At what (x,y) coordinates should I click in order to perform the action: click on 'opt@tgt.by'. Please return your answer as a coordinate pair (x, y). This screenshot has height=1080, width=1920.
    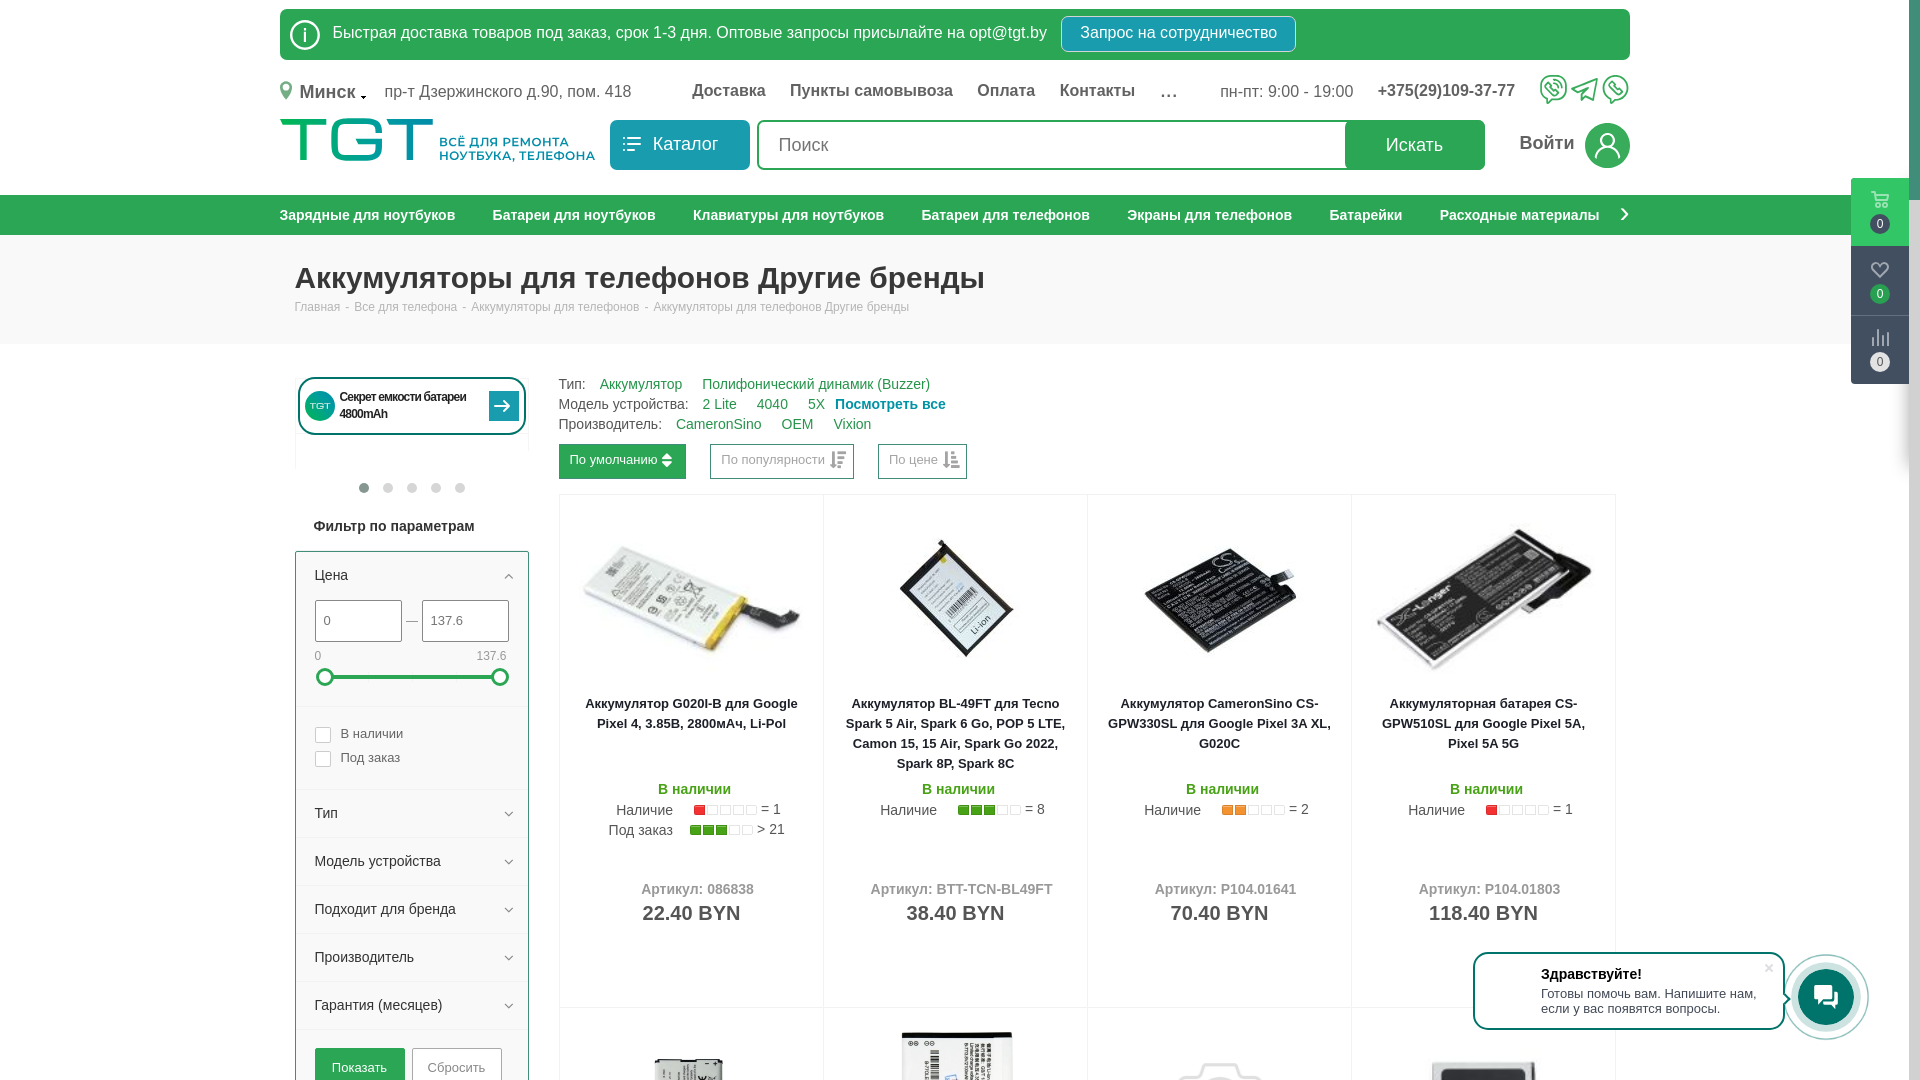
    Looking at the image, I should click on (1008, 32).